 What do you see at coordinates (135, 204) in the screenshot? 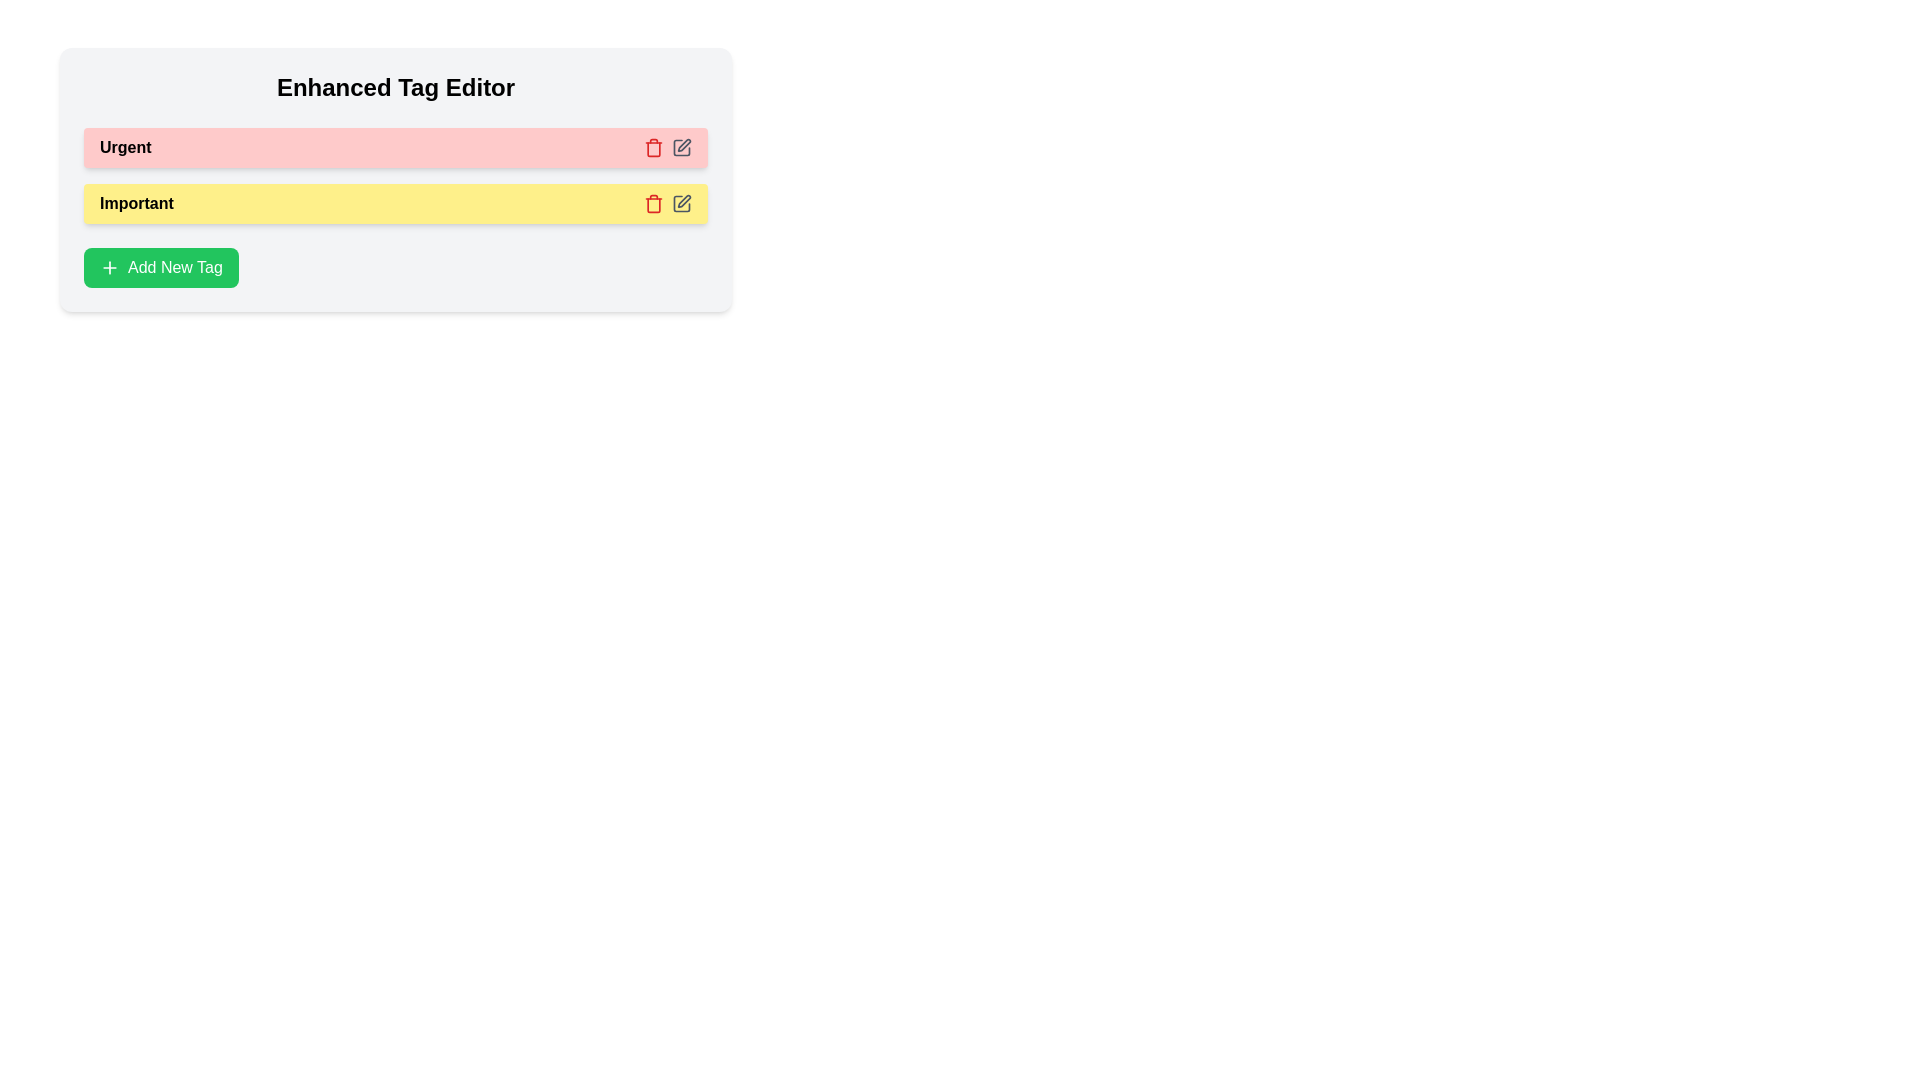
I see `the 'Important' text label located in the yellow bar, which is the second item in a list of tags, positioned below the 'Urgent' red bar and above the 'Add New Tag' green button` at bounding box center [135, 204].